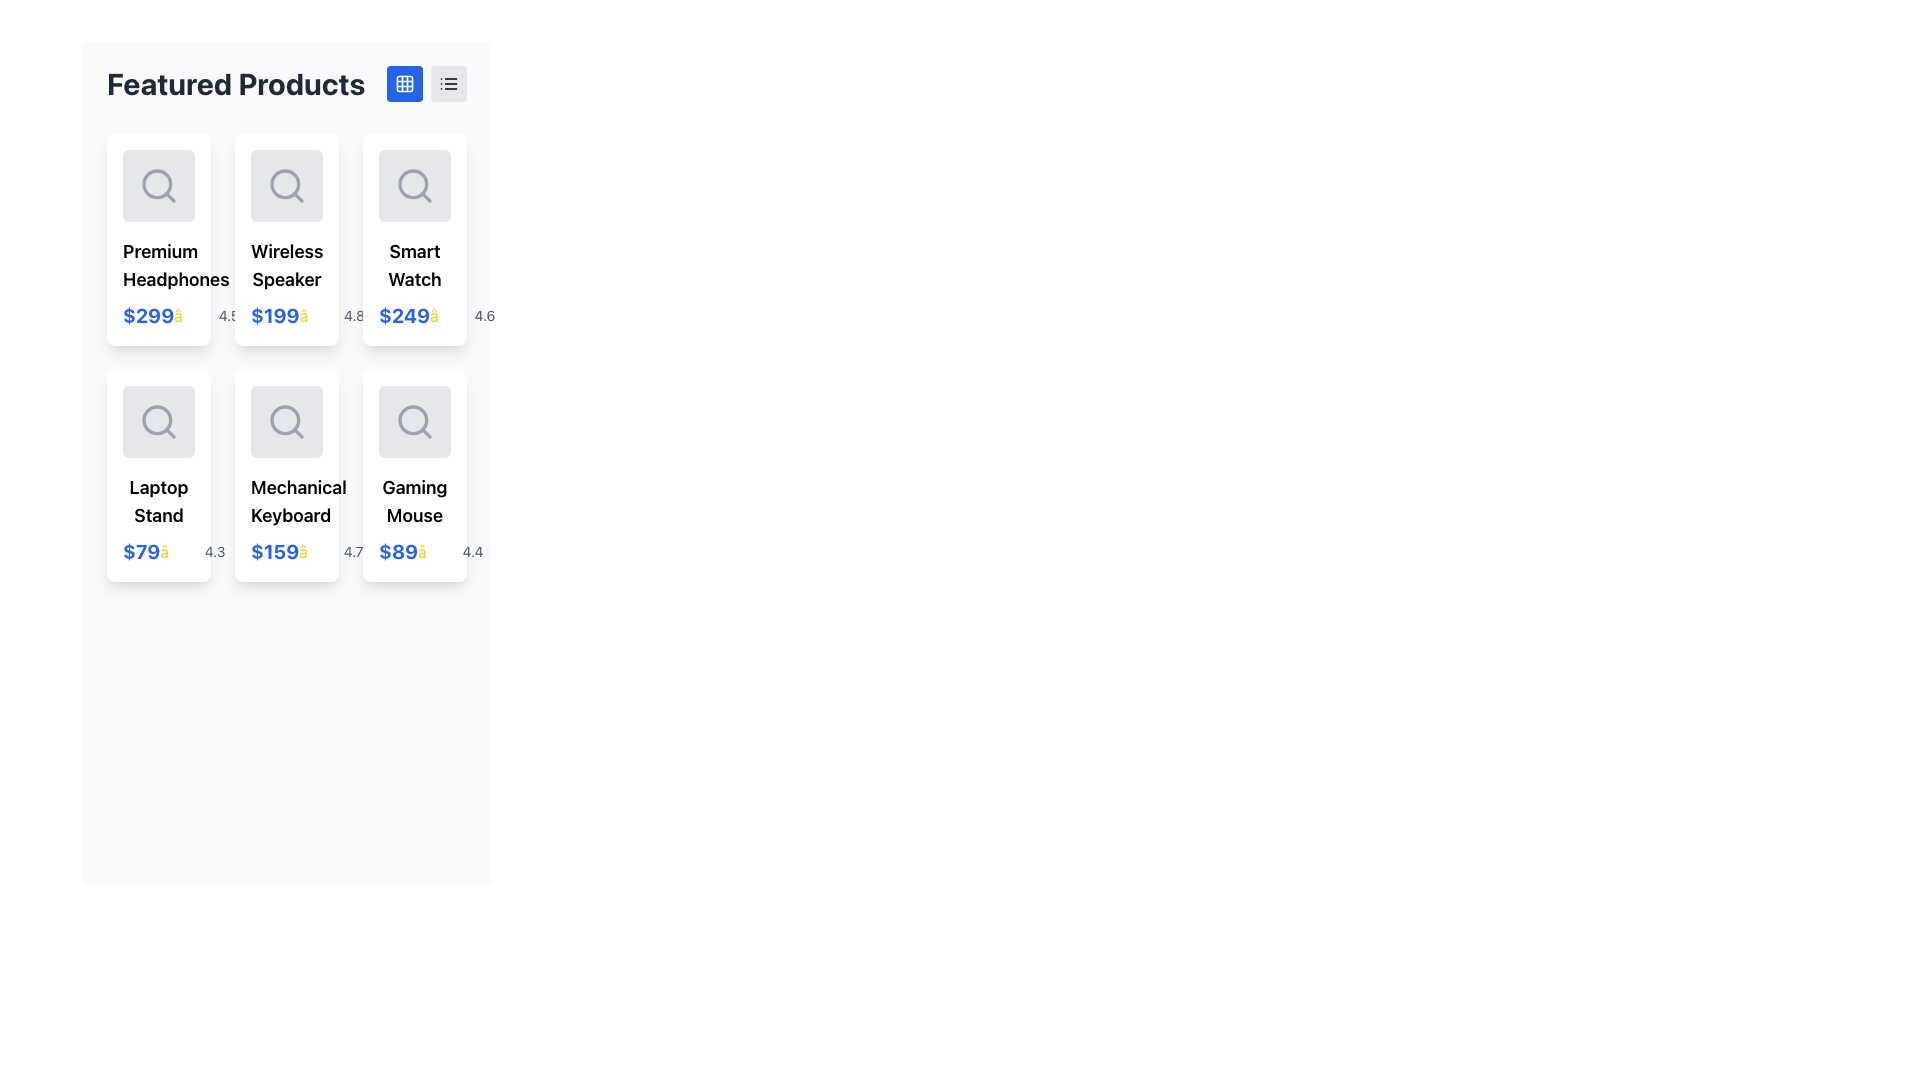  I want to click on the button icon resembling a list layout, located in the top-right corner of the 'Featured Products' section, so click(448, 83).